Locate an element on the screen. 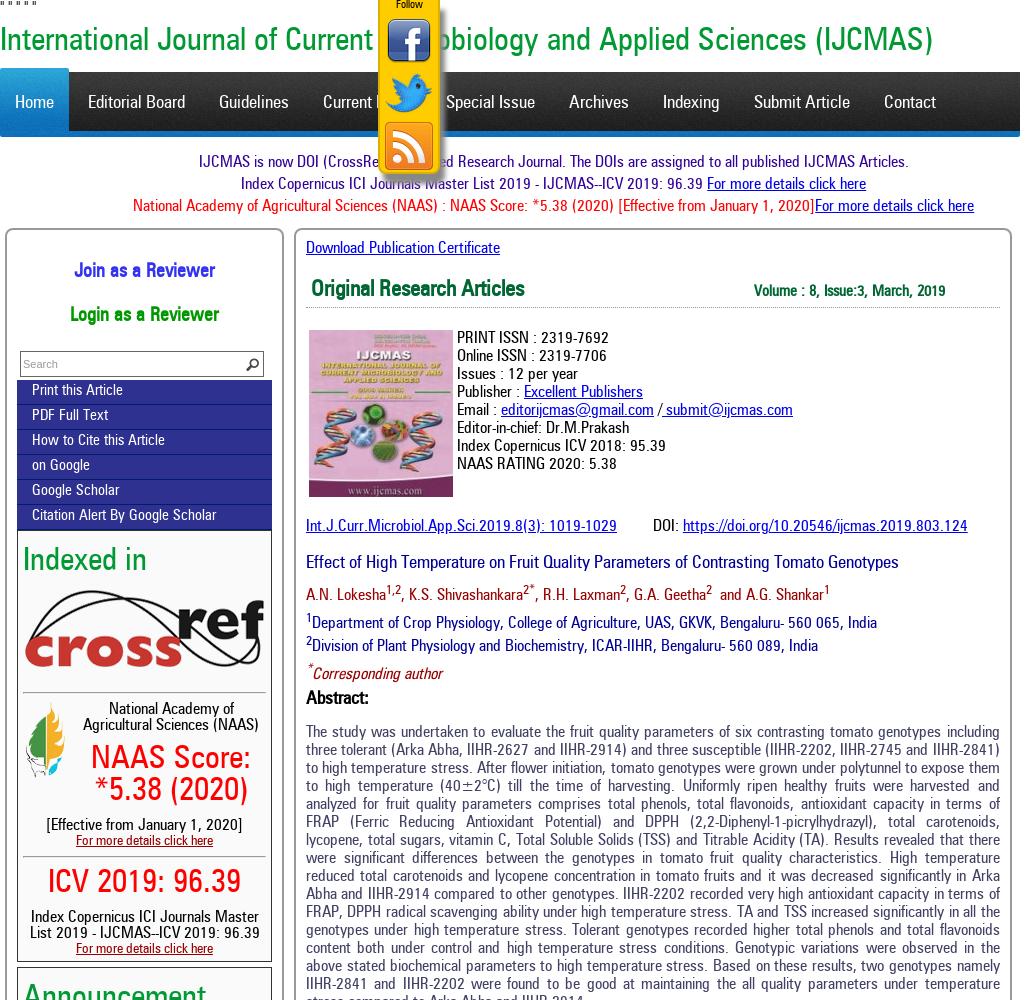  'Editor-in-chief: Dr.M.Prakash' is located at coordinates (543, 428).